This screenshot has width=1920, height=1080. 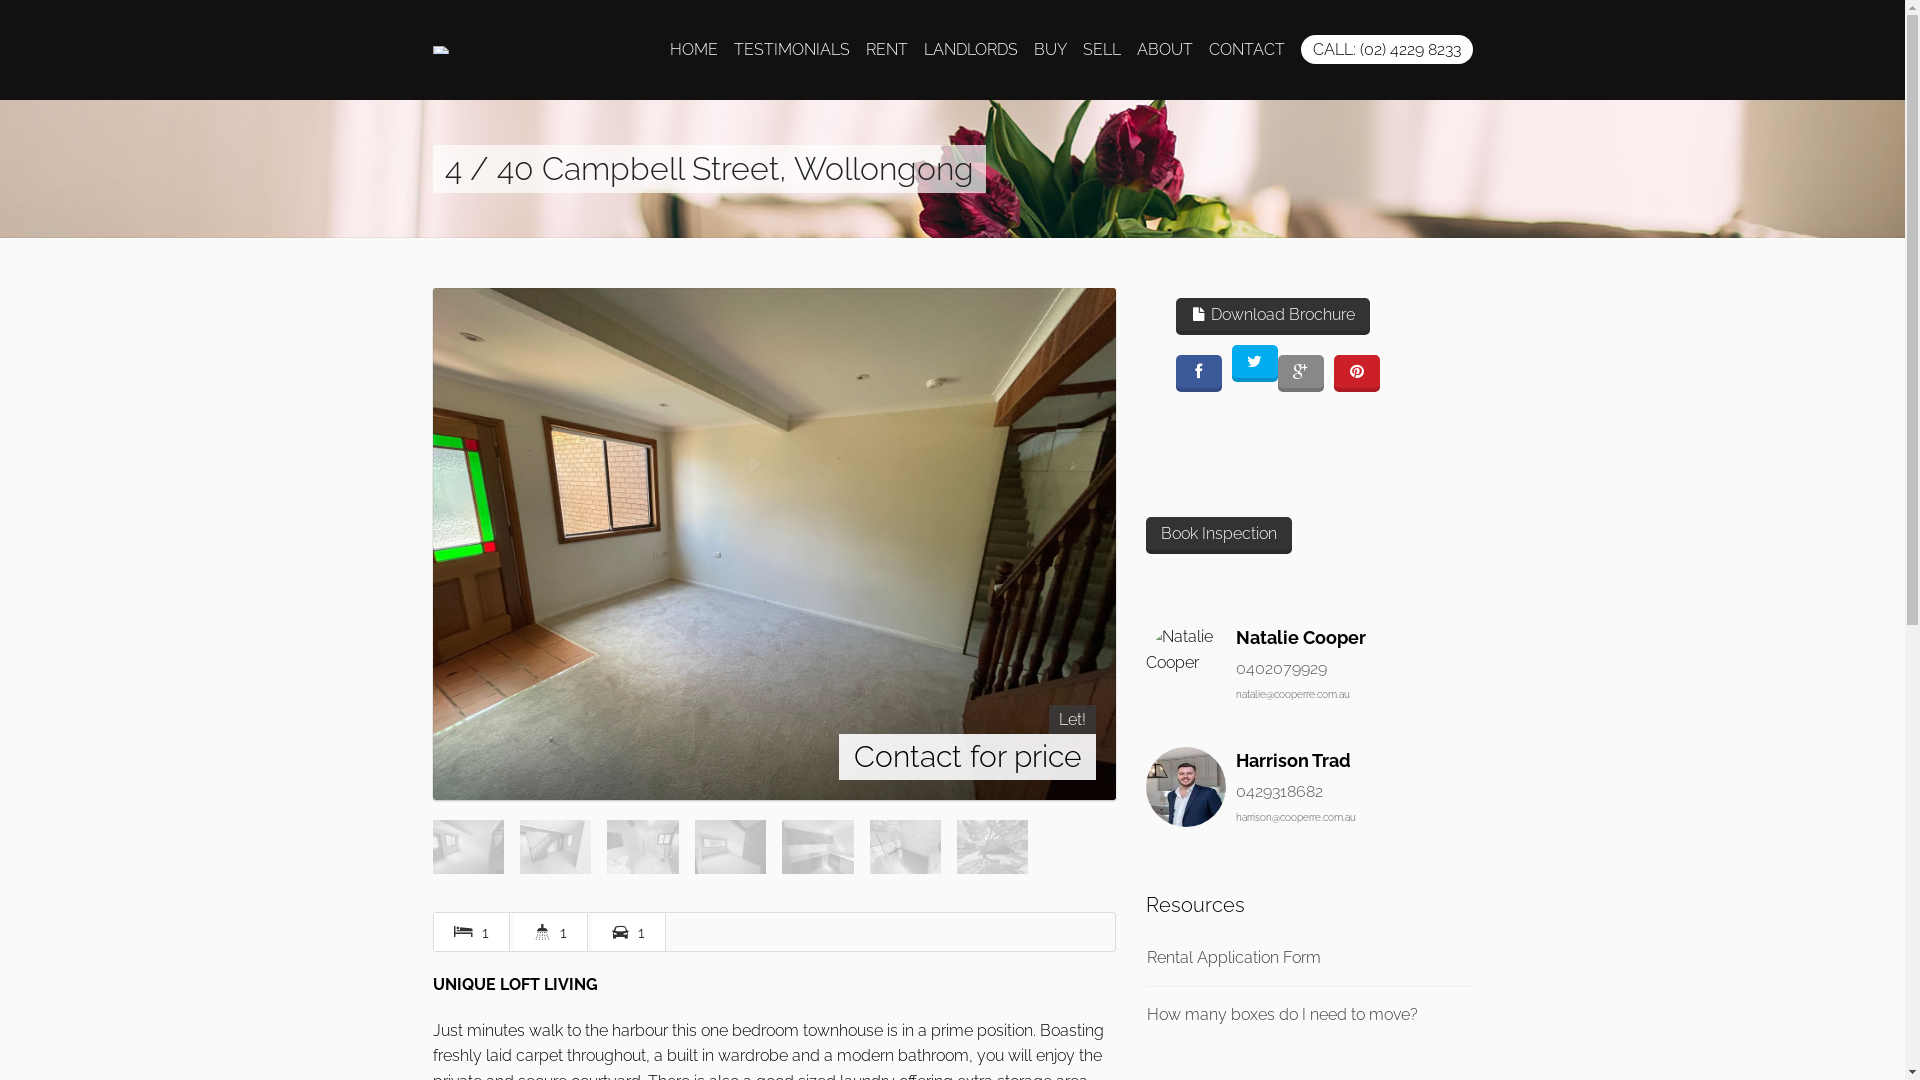 I want to click on 'BUY', so click(x=1033, y=49).